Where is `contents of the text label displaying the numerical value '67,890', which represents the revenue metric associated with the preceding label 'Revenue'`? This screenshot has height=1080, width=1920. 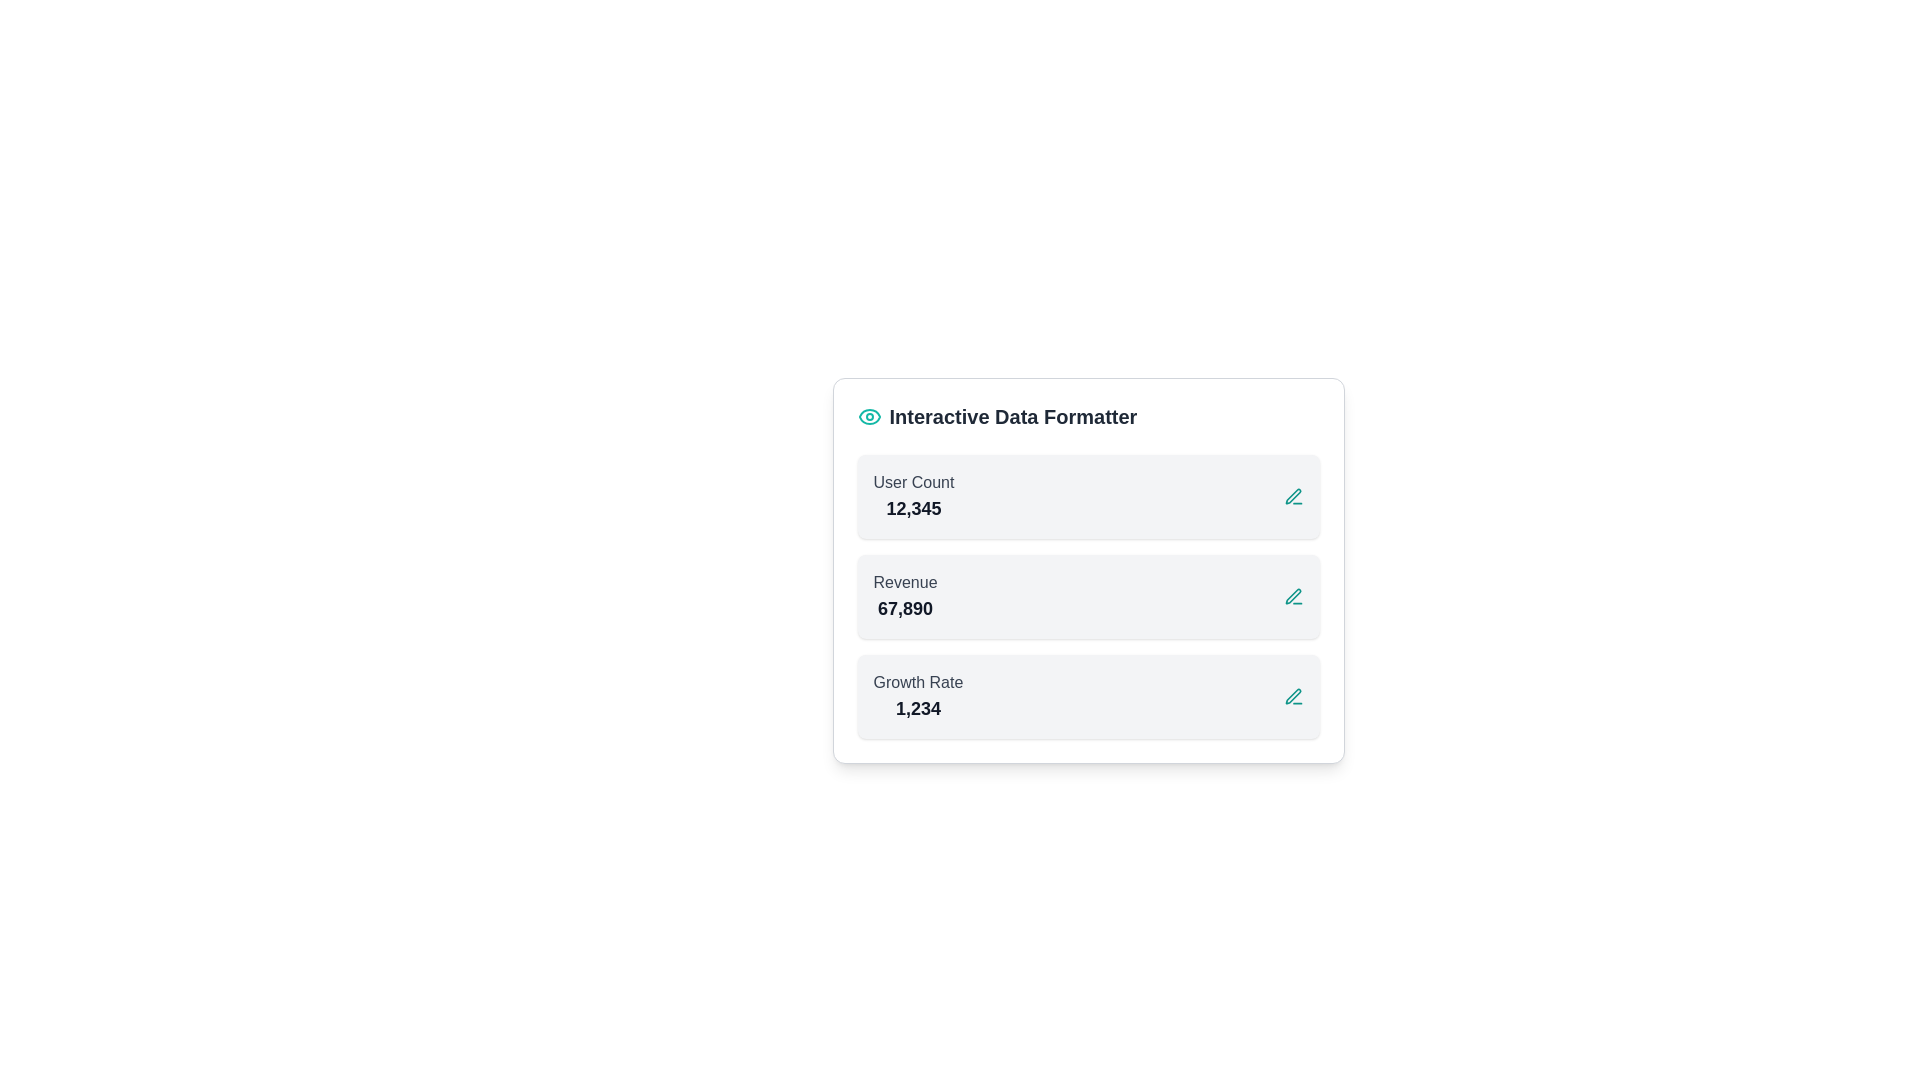
contents of the text label displaying the numerical value '67,890', which represents the revenue metric associated with the preceding label 'Revenue' is located at coordinates (904, 608).